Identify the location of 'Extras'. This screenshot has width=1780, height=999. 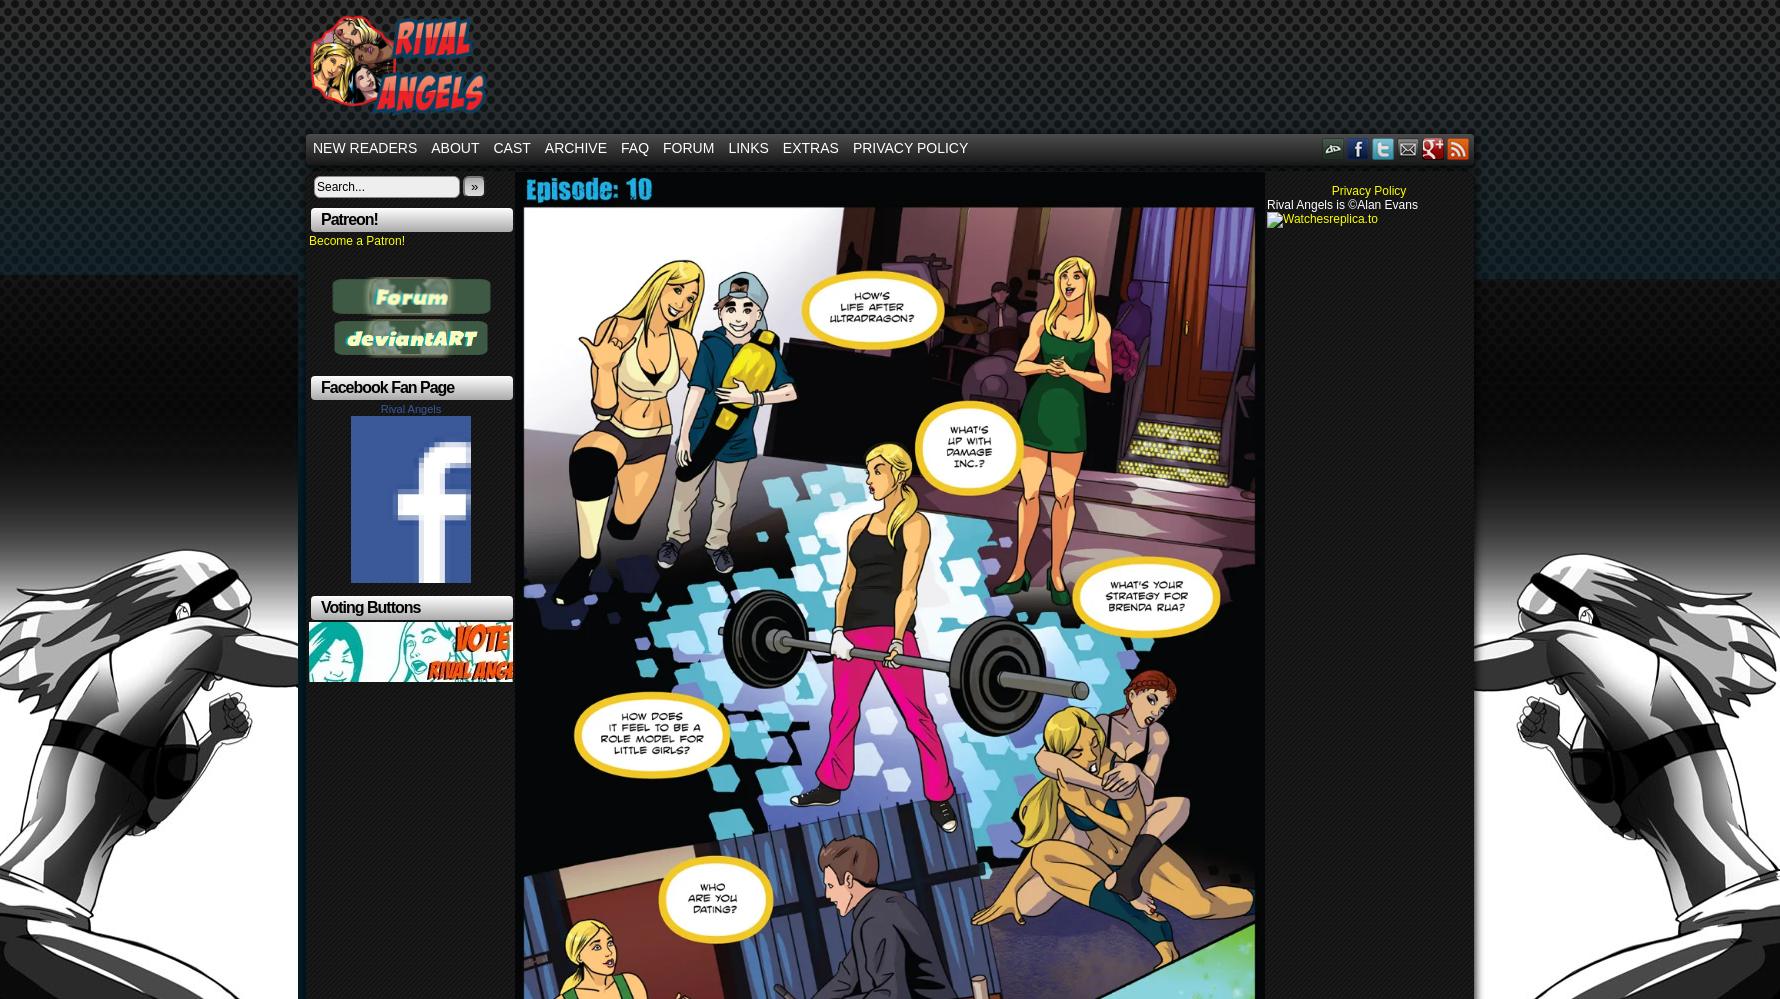
(810, 147).